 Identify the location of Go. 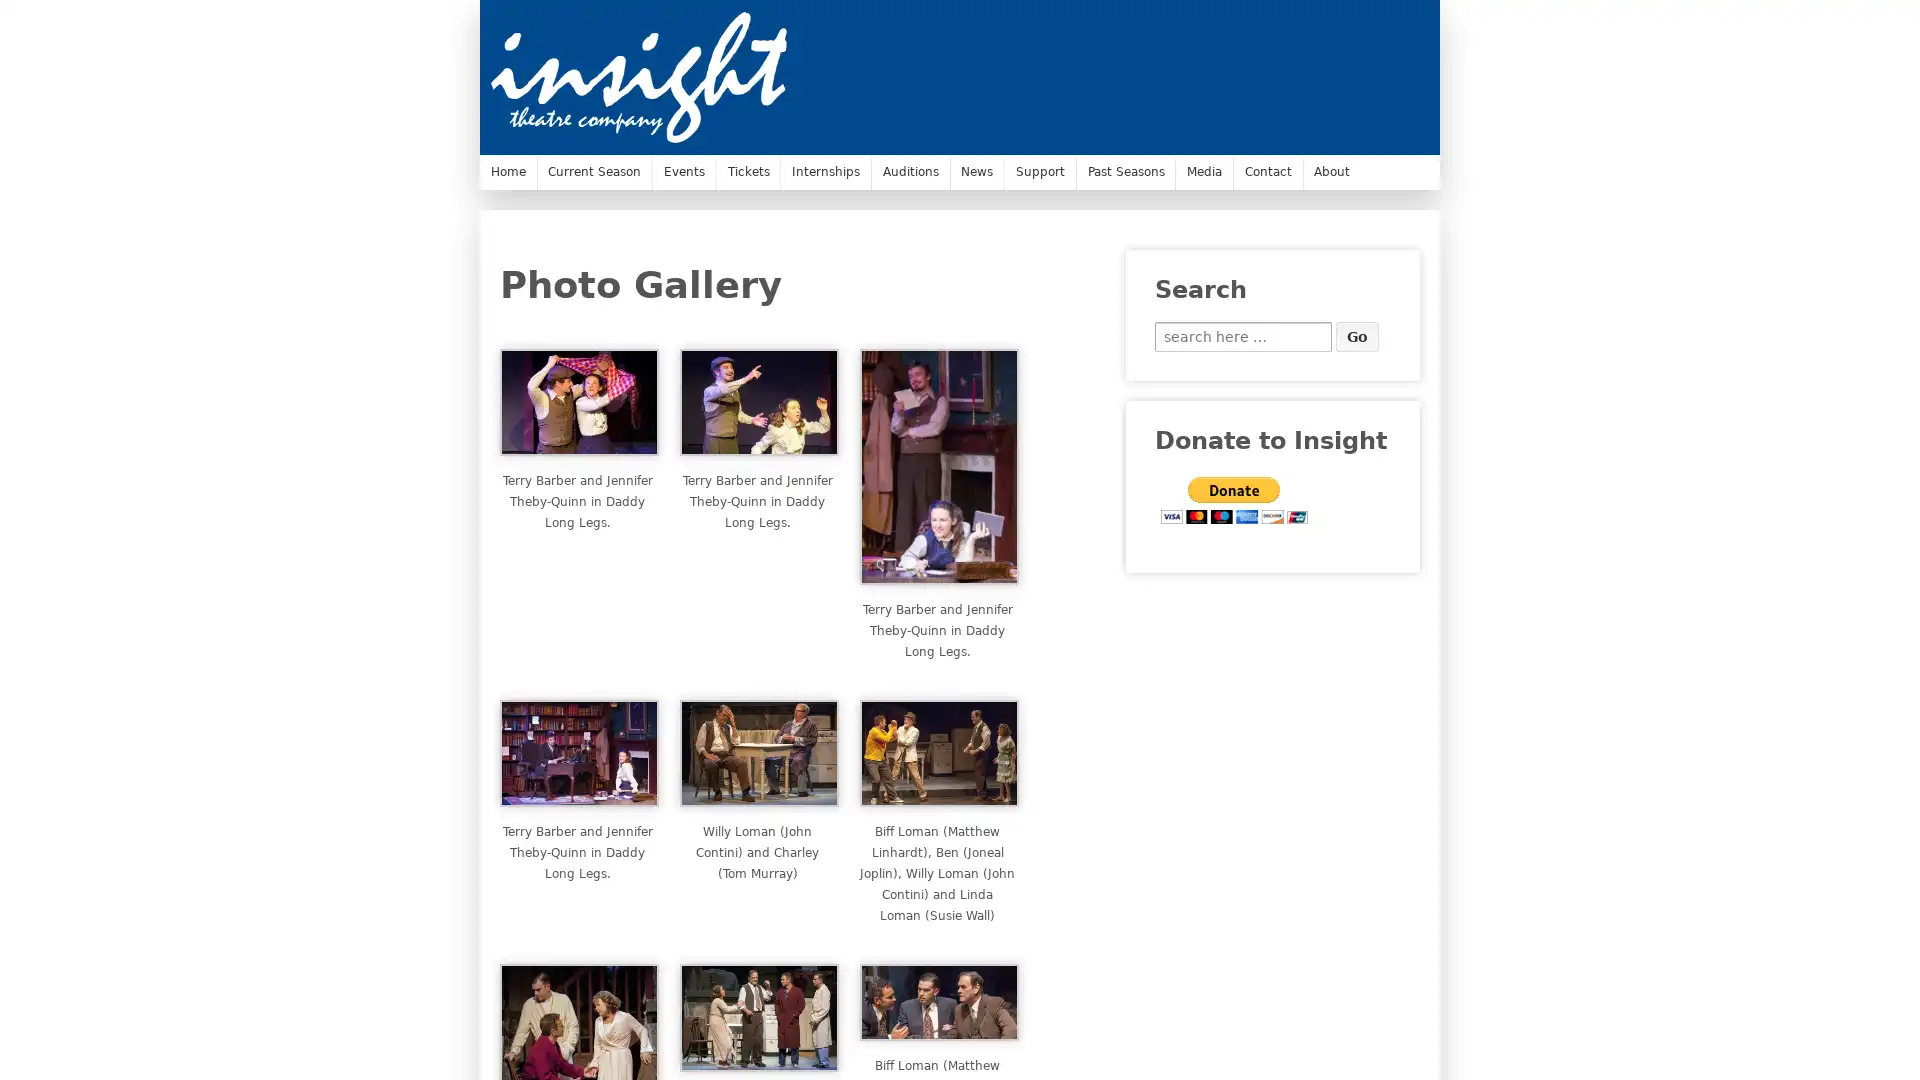
(1357, 335).